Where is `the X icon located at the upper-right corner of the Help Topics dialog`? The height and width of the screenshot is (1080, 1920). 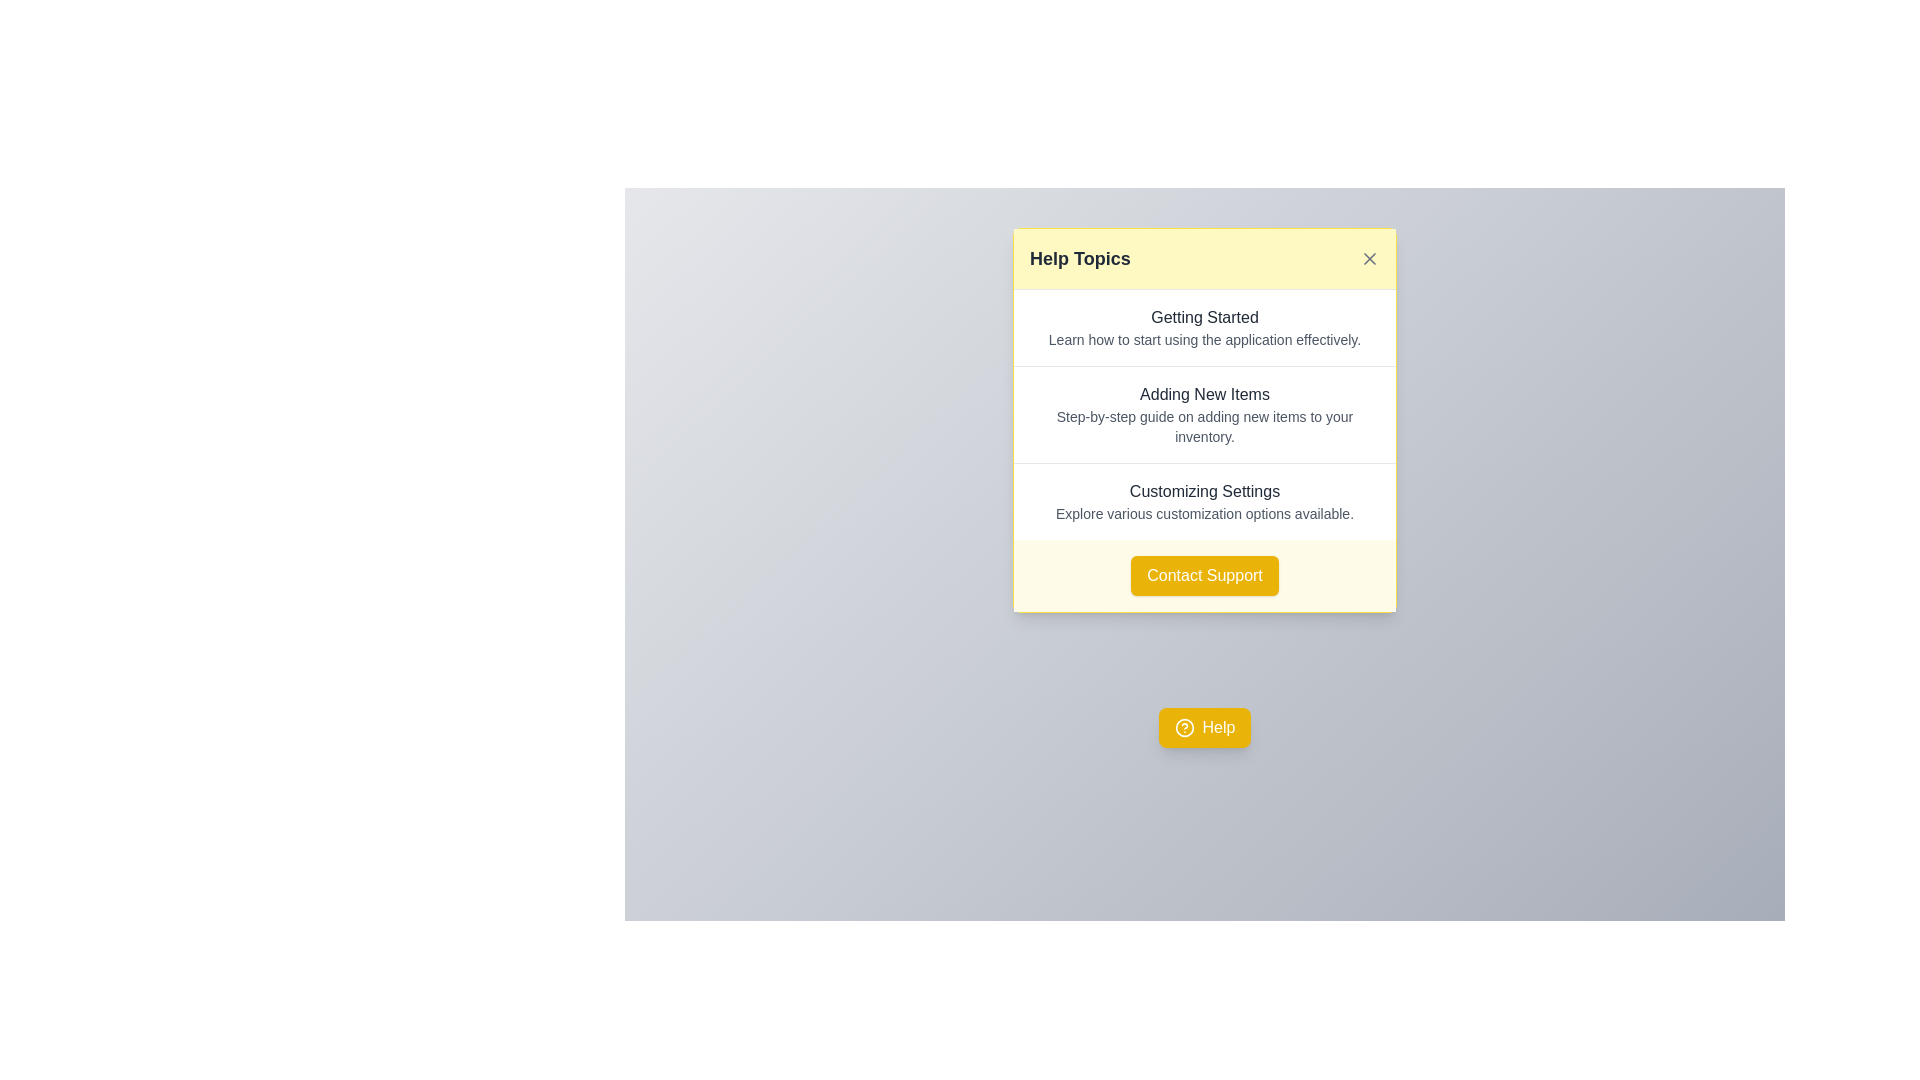
the X icon located at the upper-right corner of the Help Topics dialog is located at coordinates (1368, 257).